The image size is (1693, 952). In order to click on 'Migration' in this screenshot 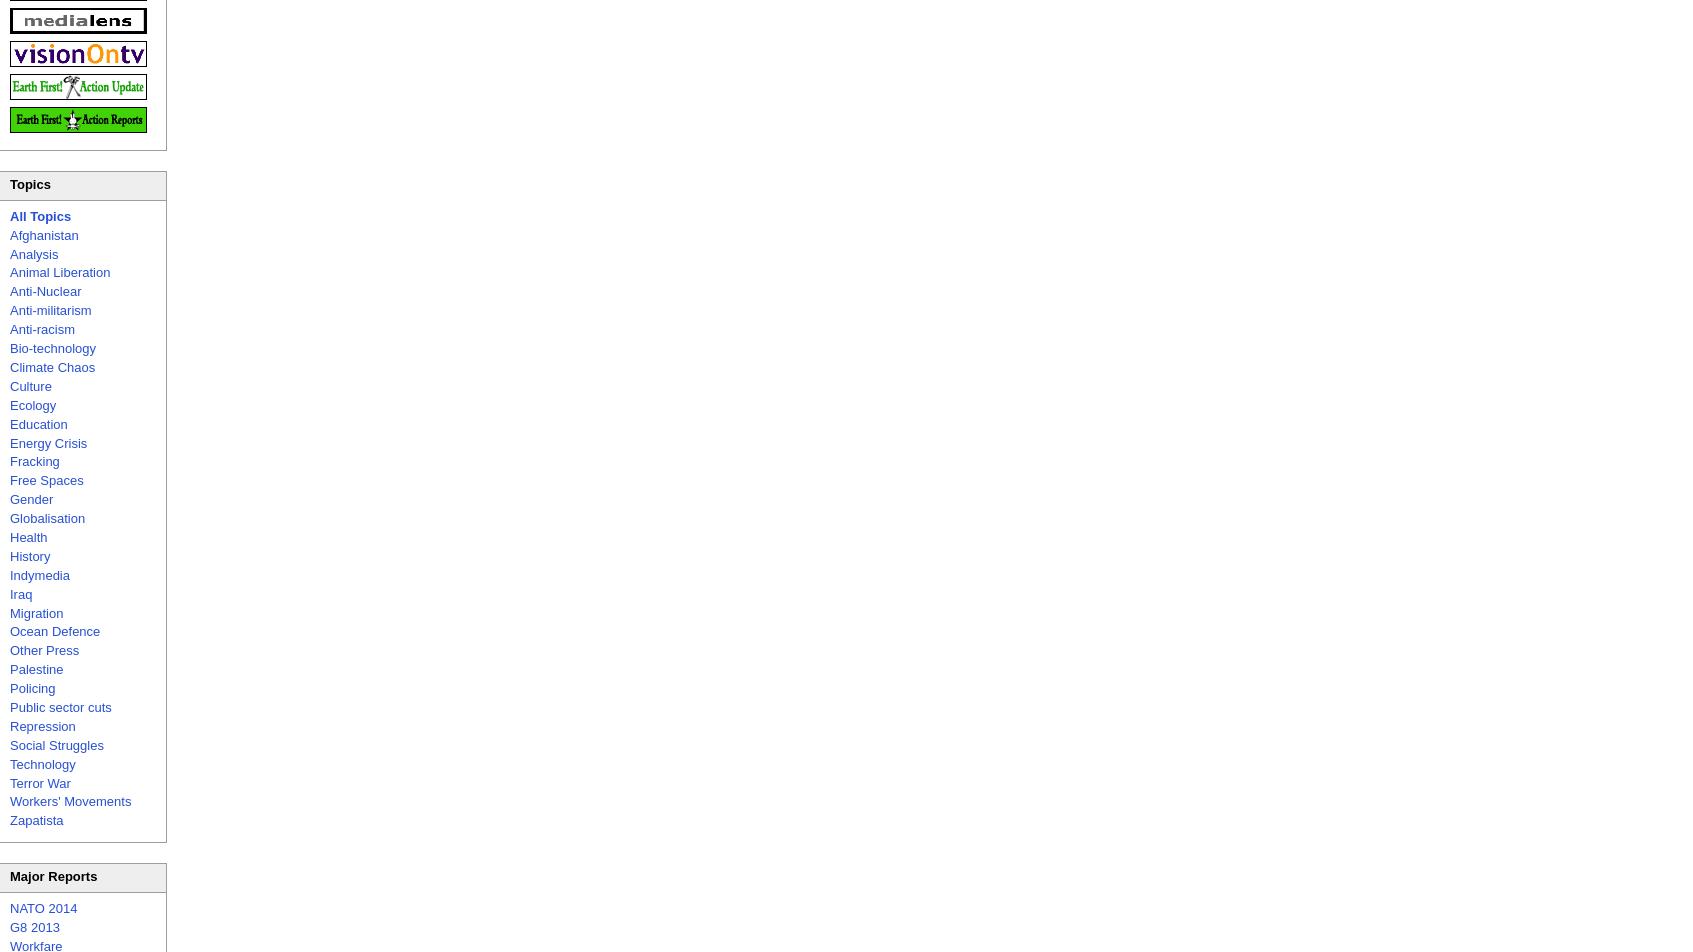, I will do `click(35, 612)`.